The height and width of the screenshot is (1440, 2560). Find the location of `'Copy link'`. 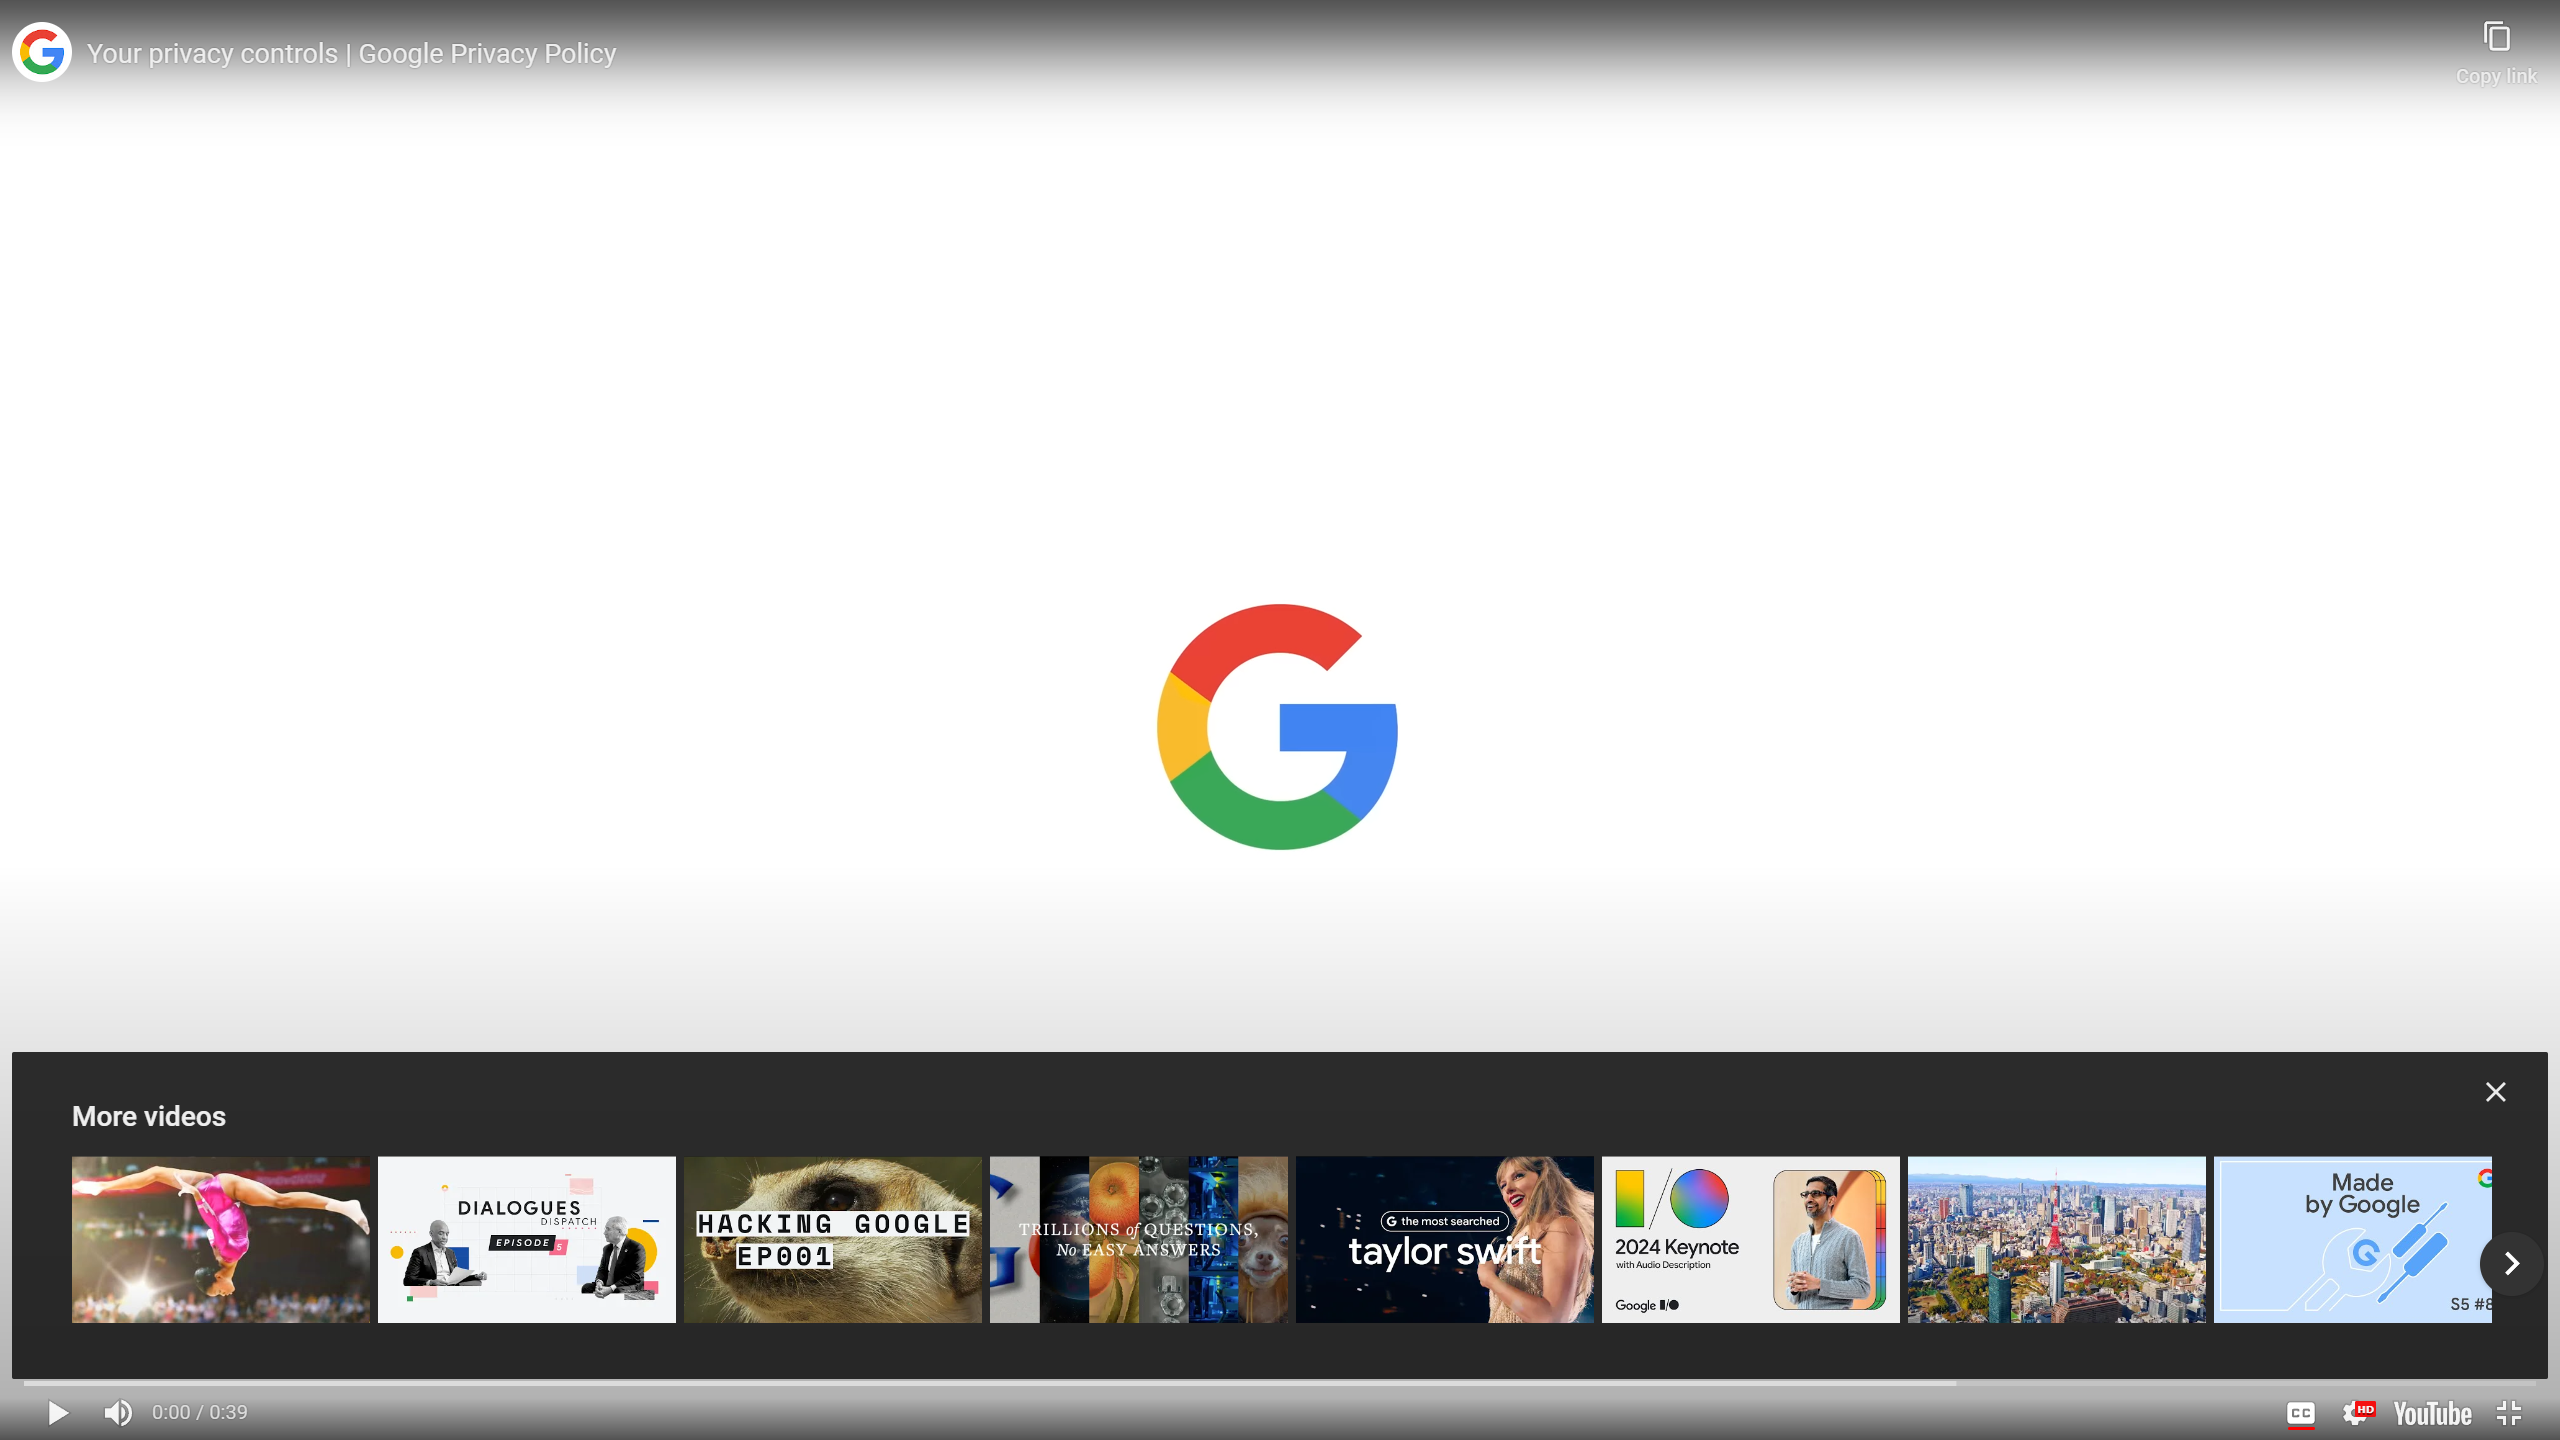

'Copy link' is located at coordinates (2495, 43).